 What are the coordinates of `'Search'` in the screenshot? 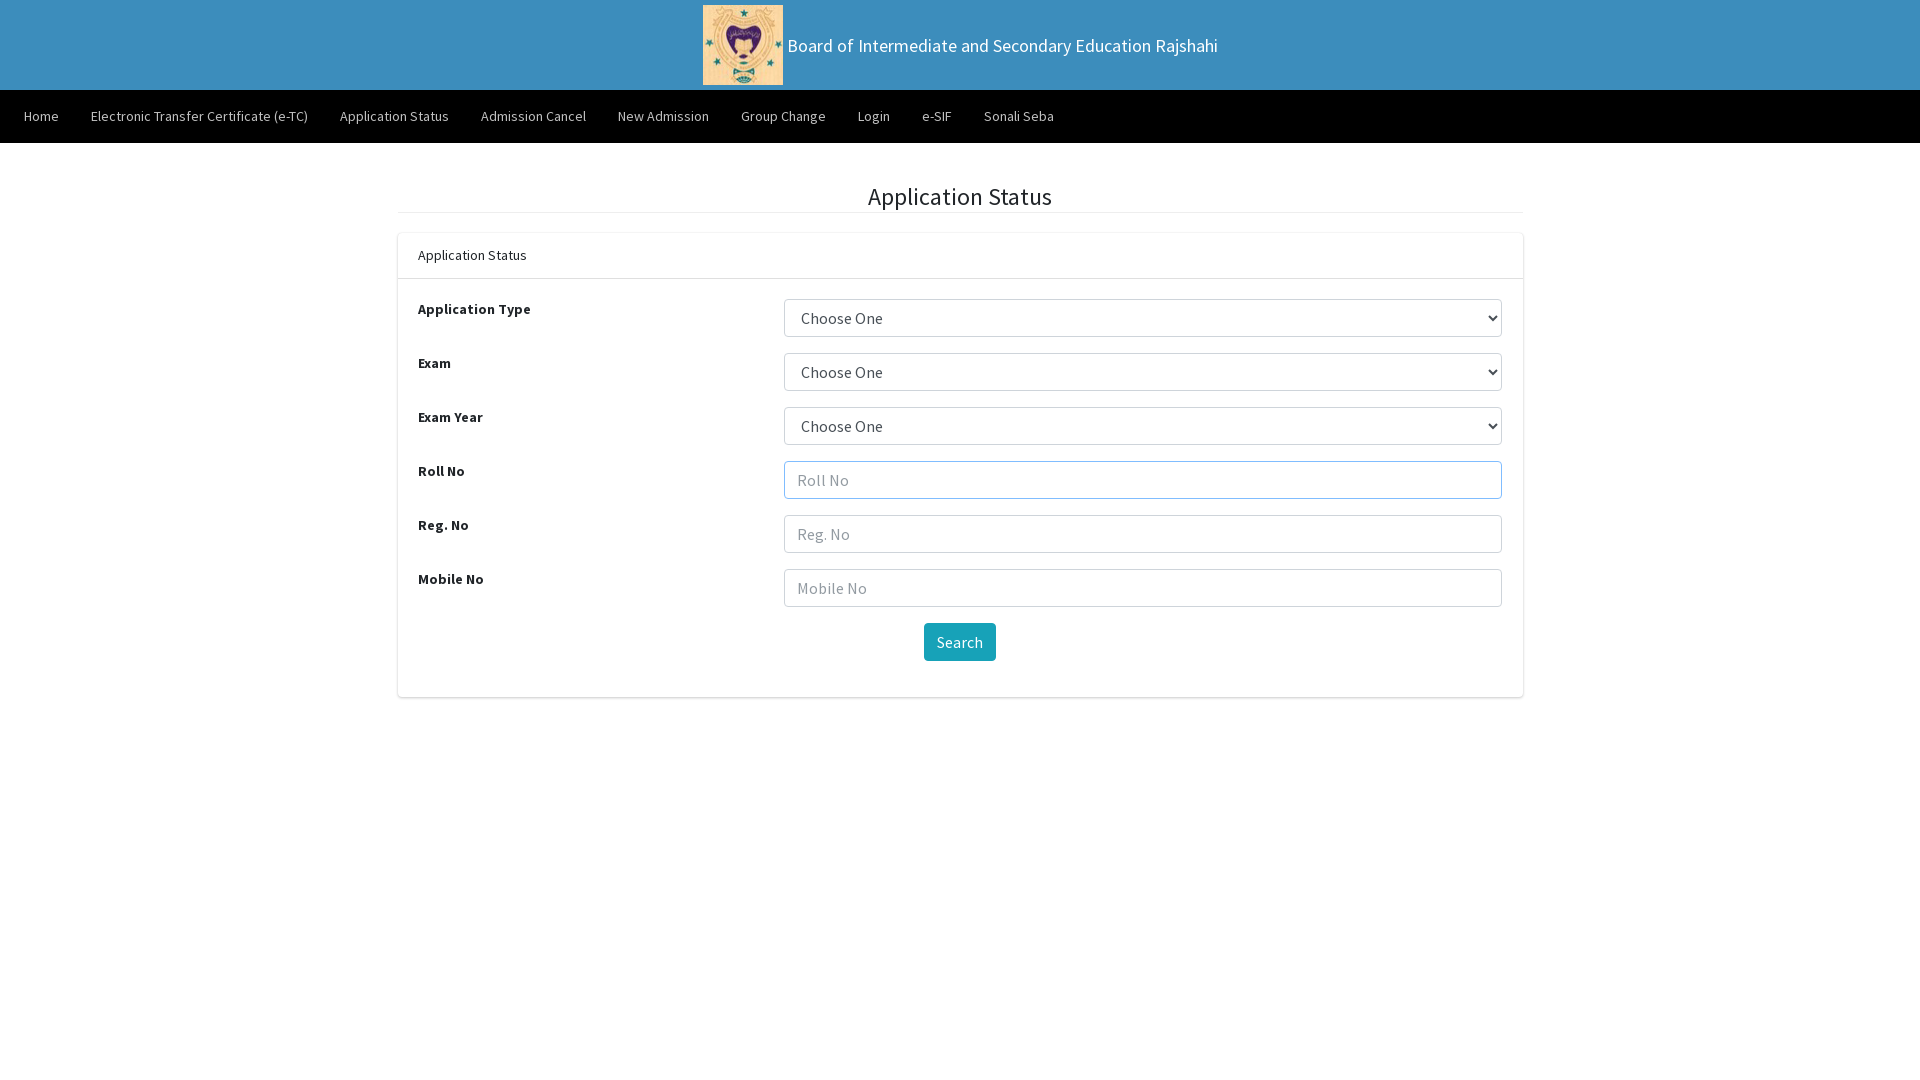 It's located at (960, 641).